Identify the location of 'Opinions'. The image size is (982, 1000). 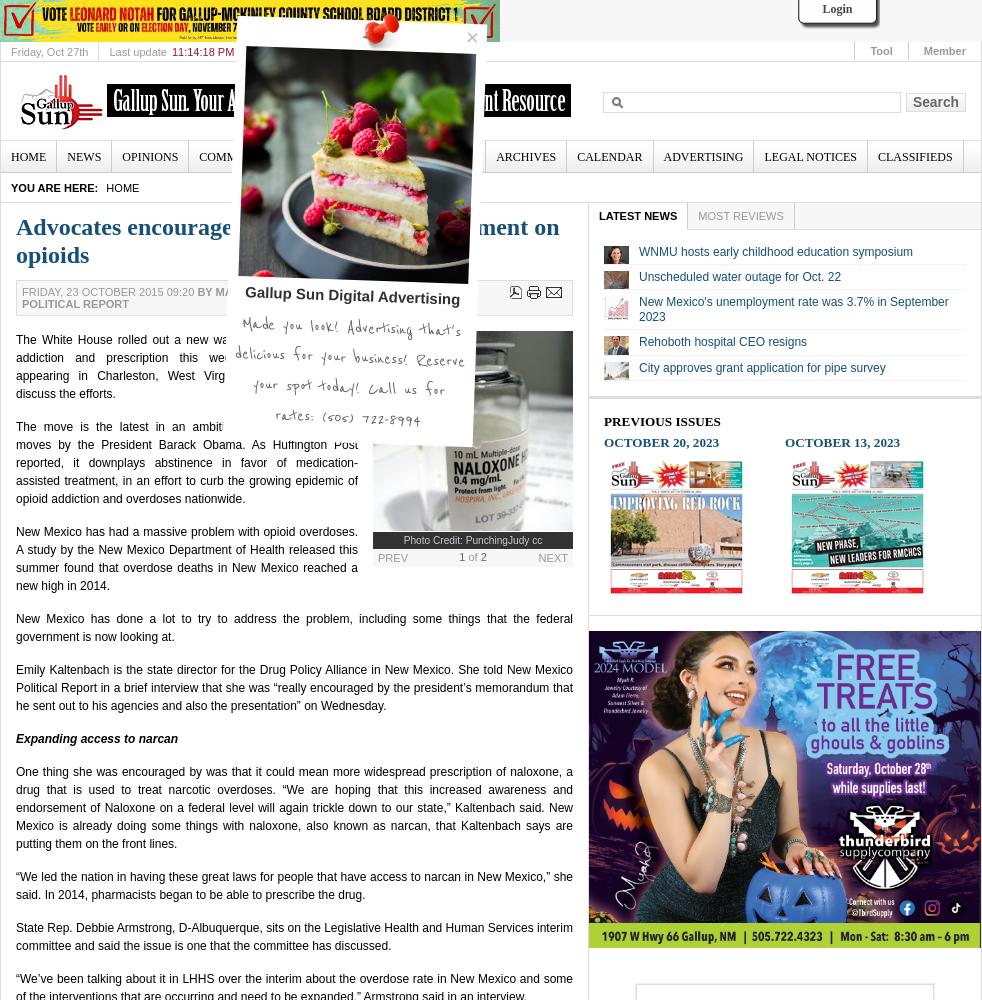
(148, 157).